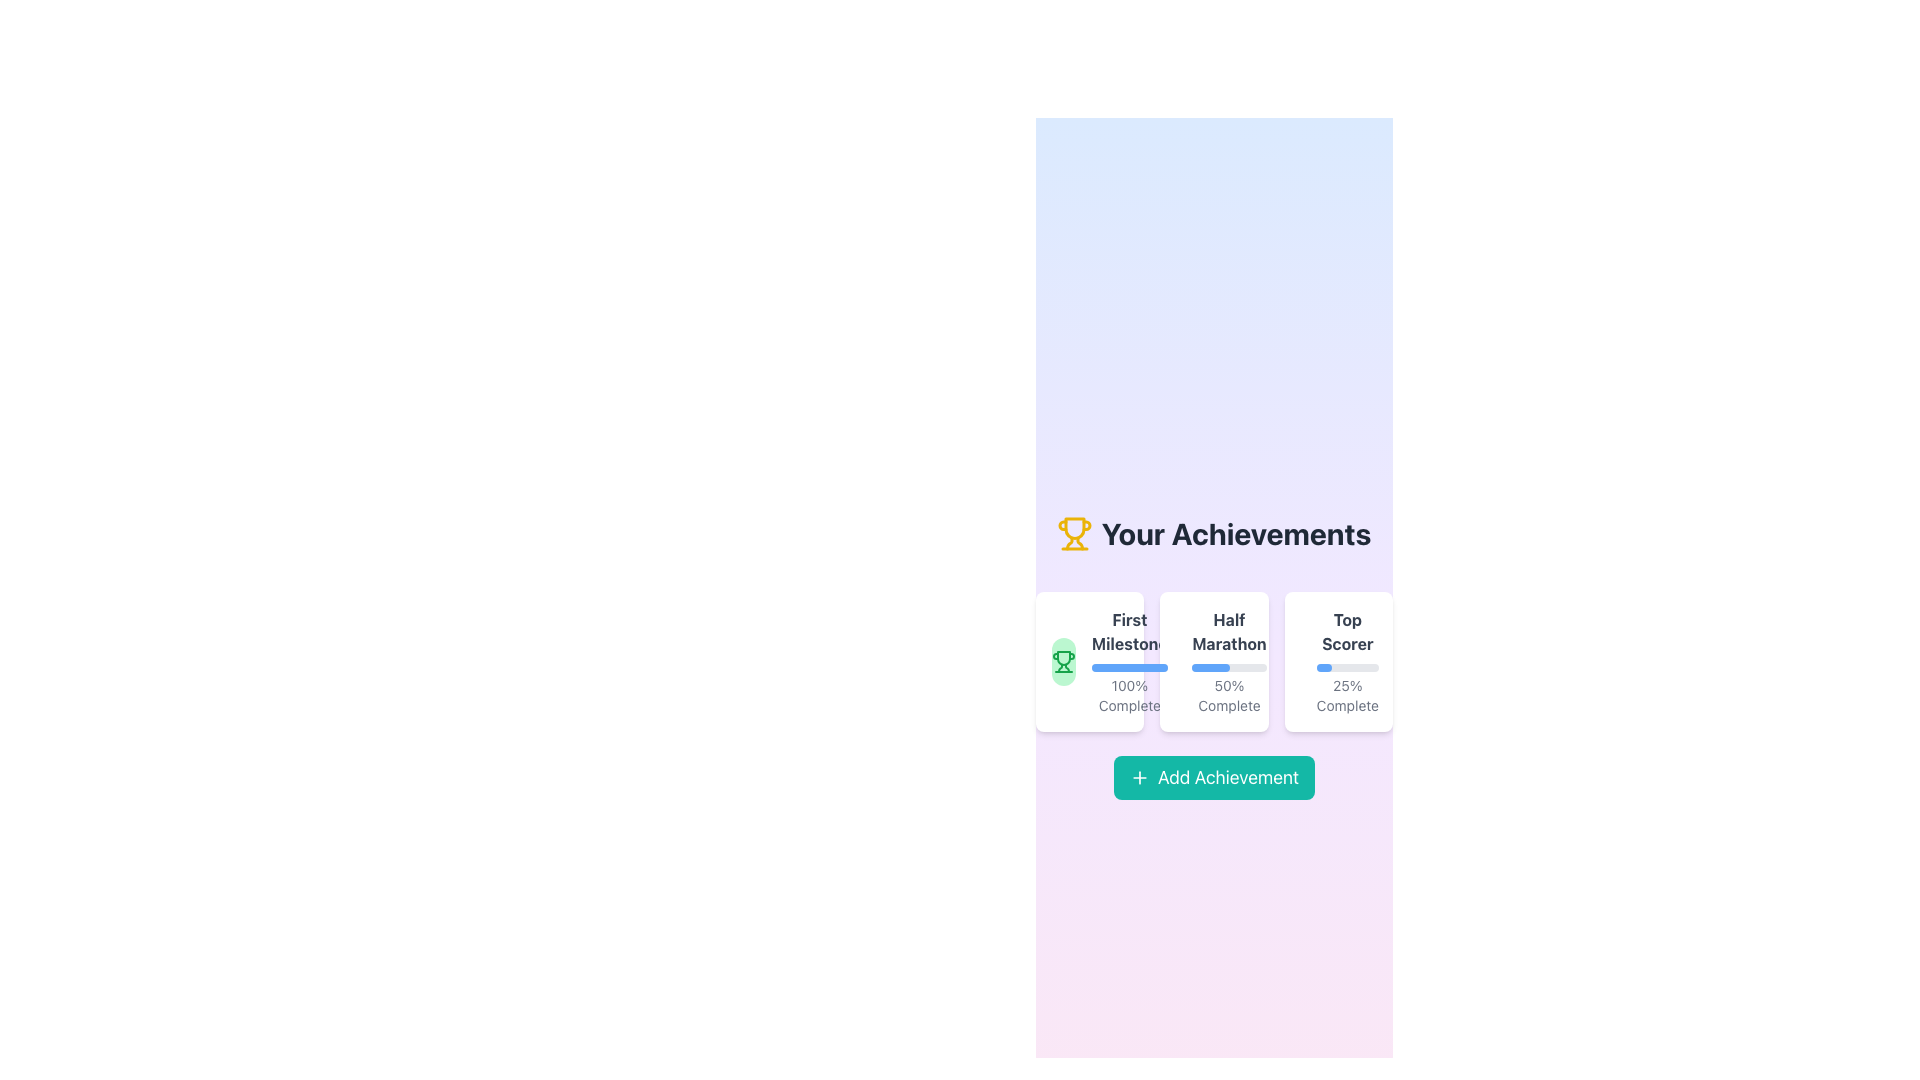  Describe the element at coordinates (1089, 662) in the screenshot. I see `the Informational Card that displays achievement details, which is the first card in the achievement cards section located at the top-left corner` at that location.